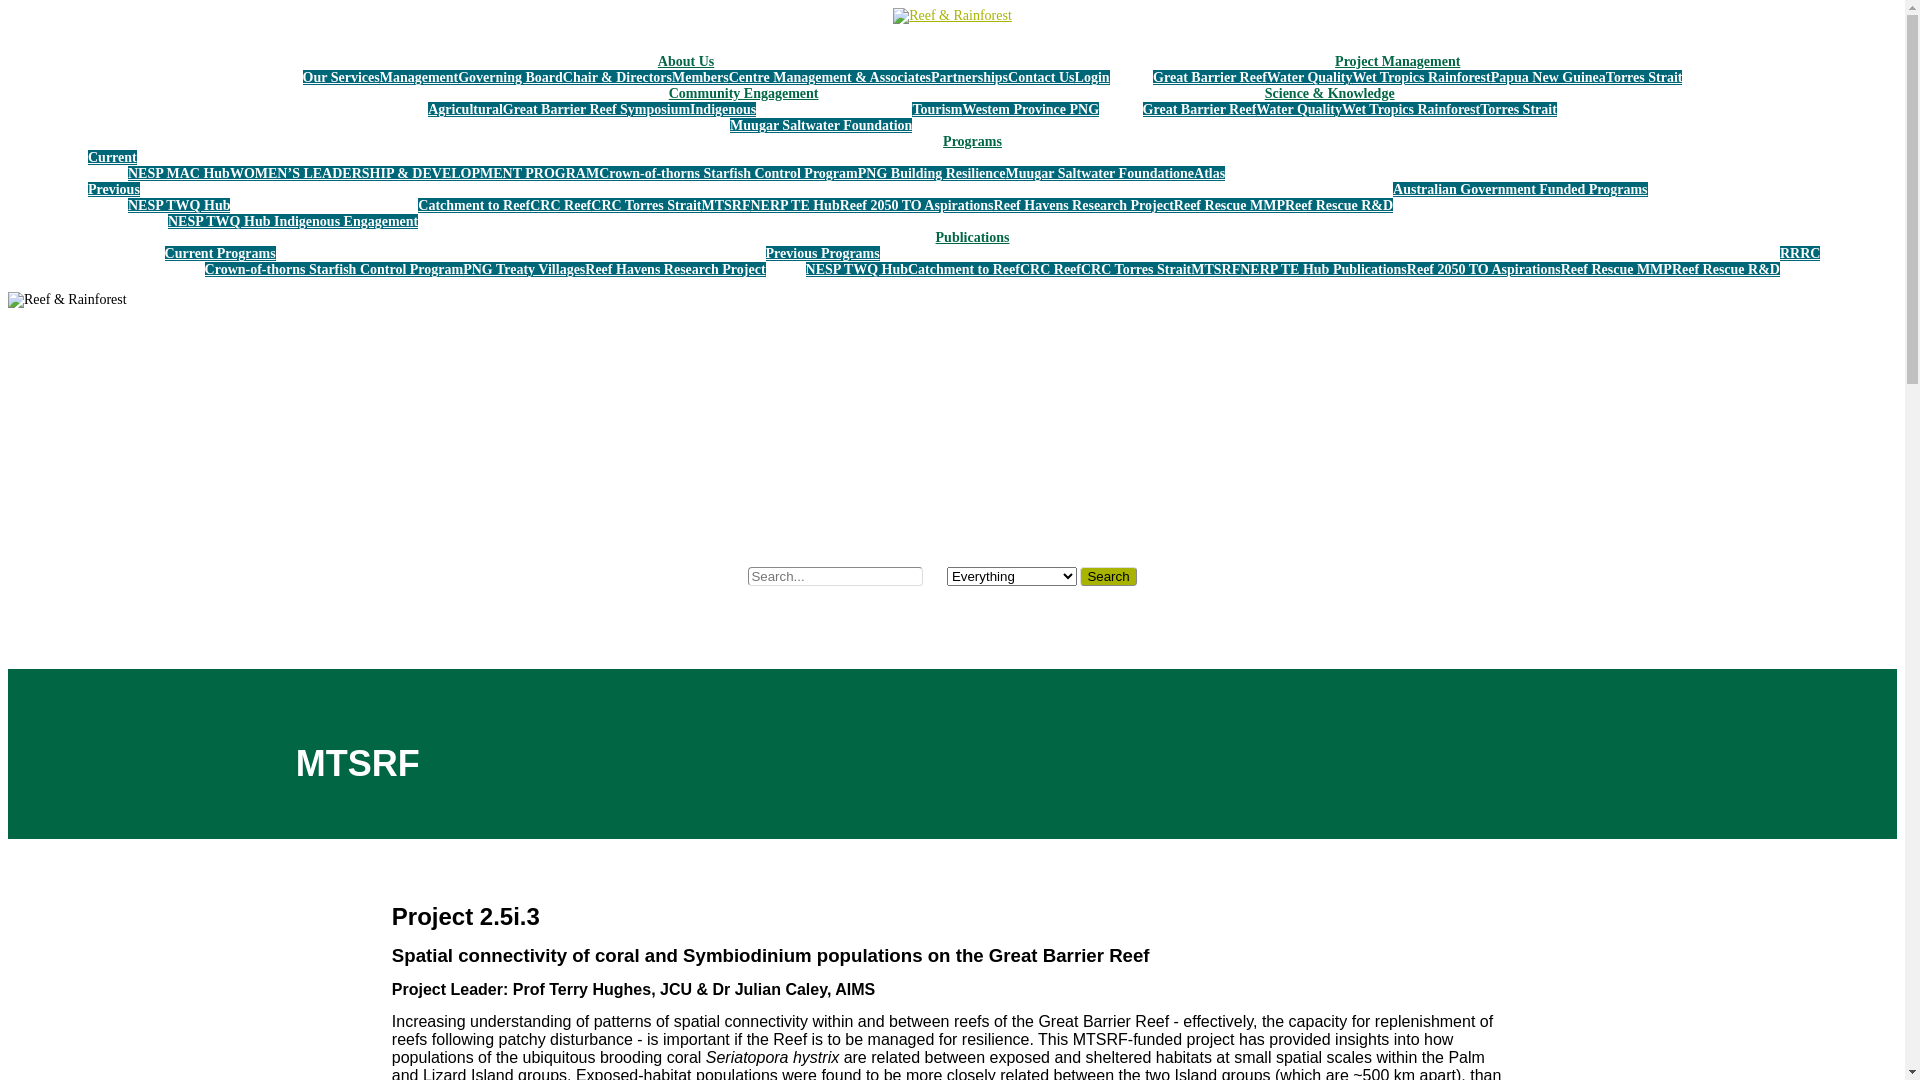 This screenshot has height=1080, width=1920. What do you see at coordinates (560, 205) in the screenshot?
I see `'CRC Reef'` at bounding box center [560, 205].